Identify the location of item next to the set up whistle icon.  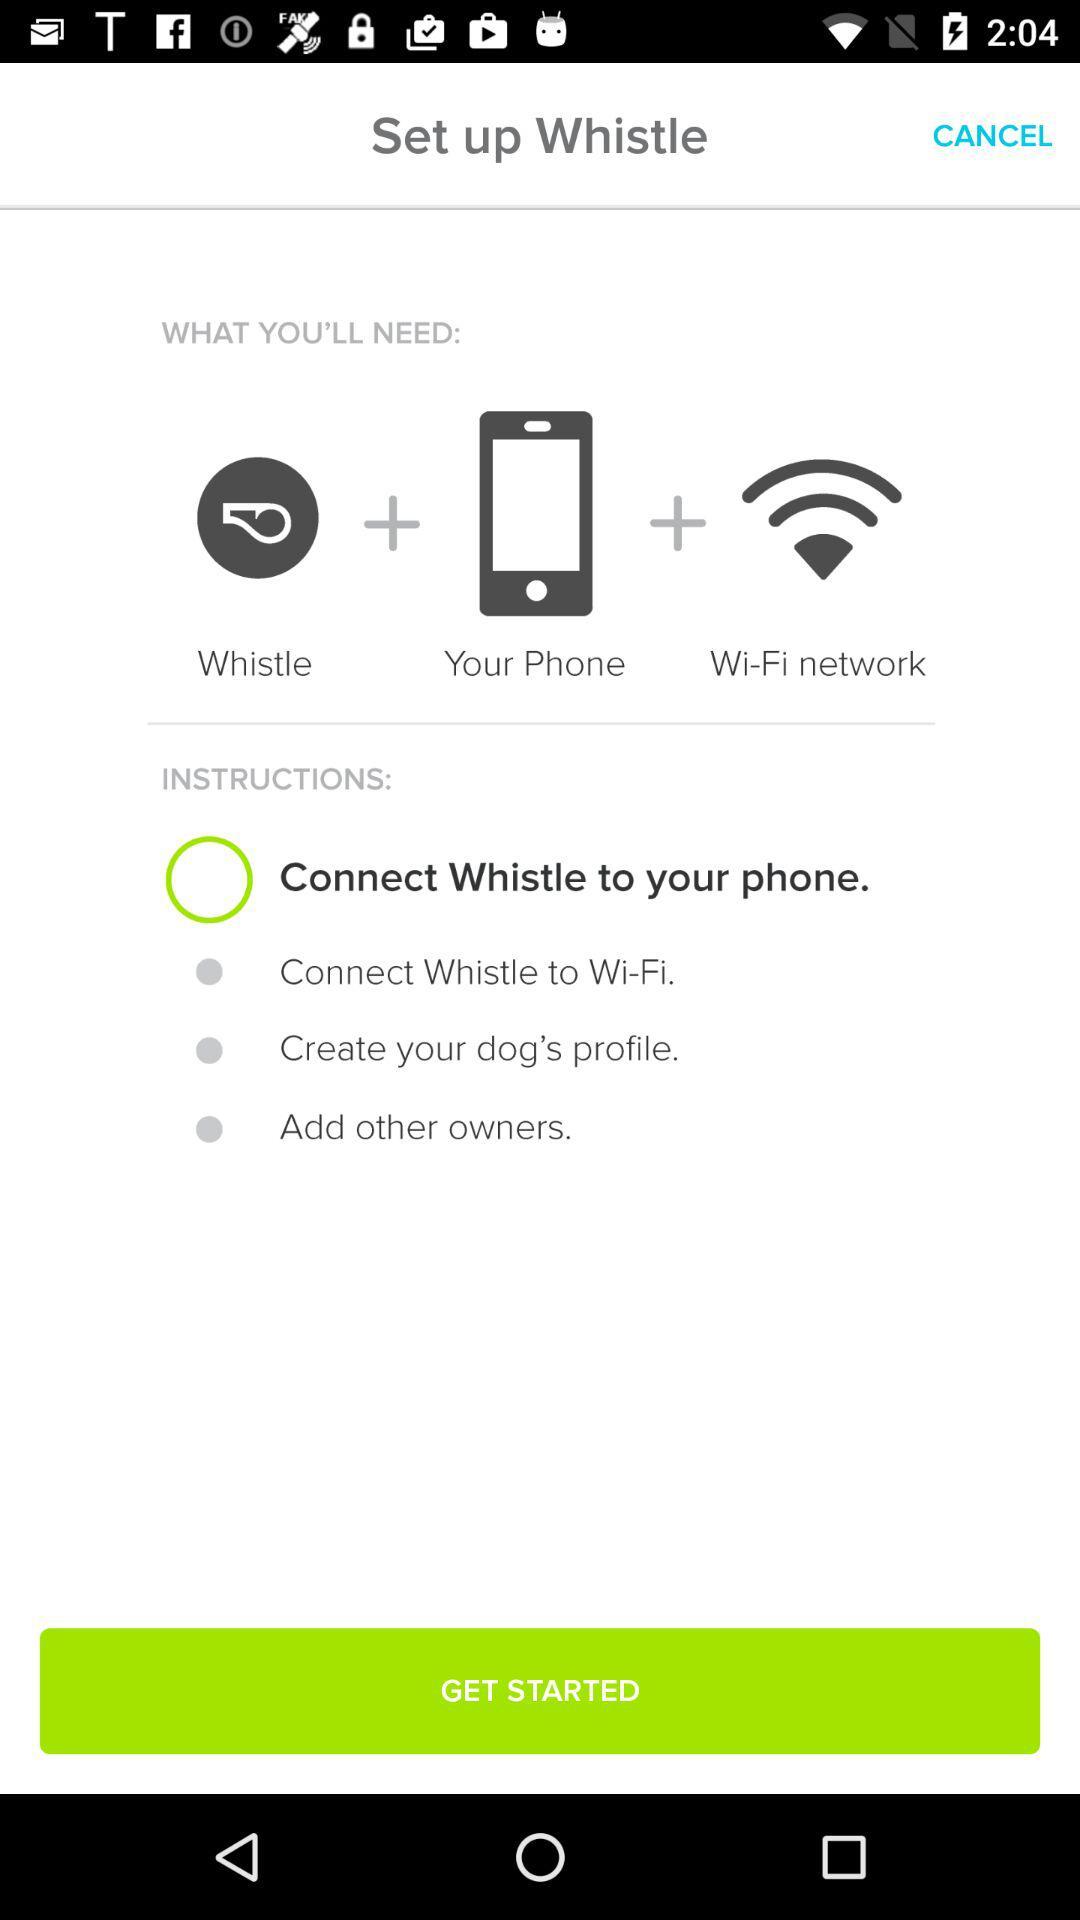
(992, 135).